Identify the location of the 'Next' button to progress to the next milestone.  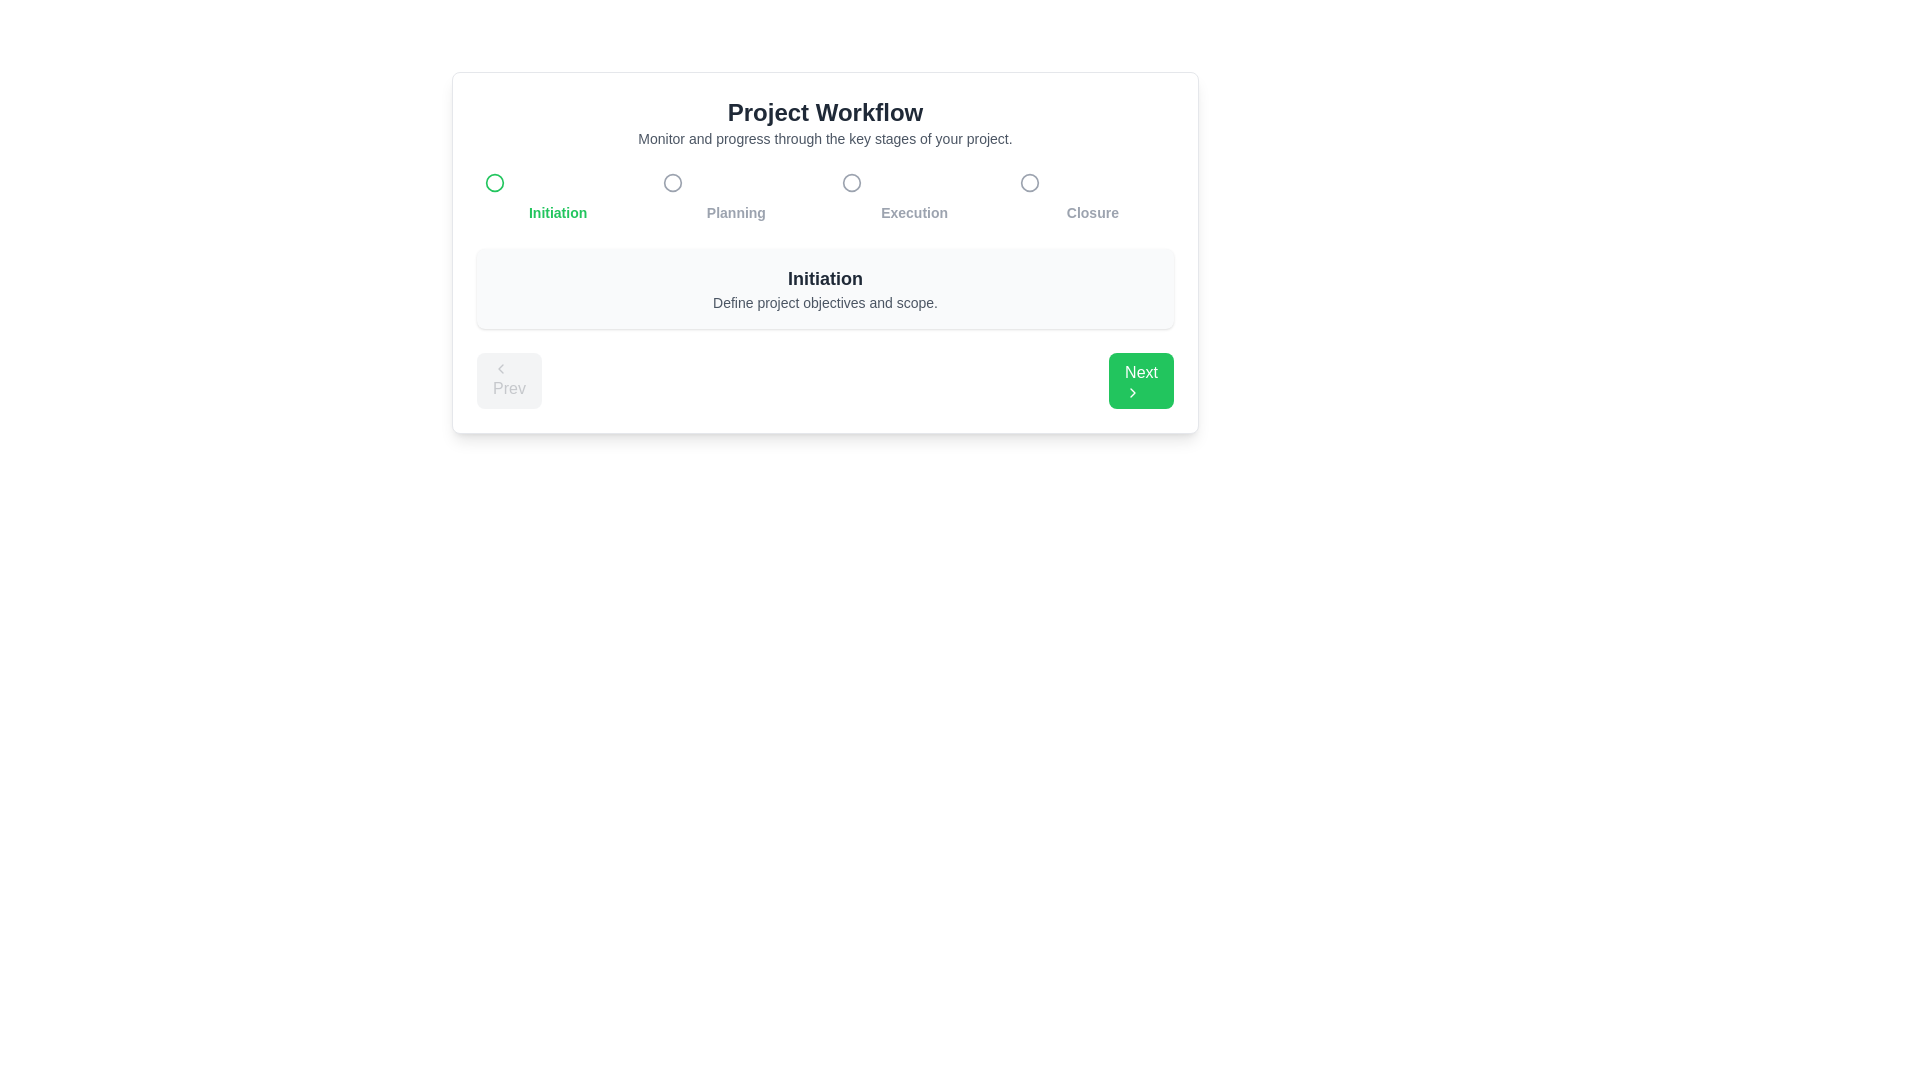
(1141, 381).